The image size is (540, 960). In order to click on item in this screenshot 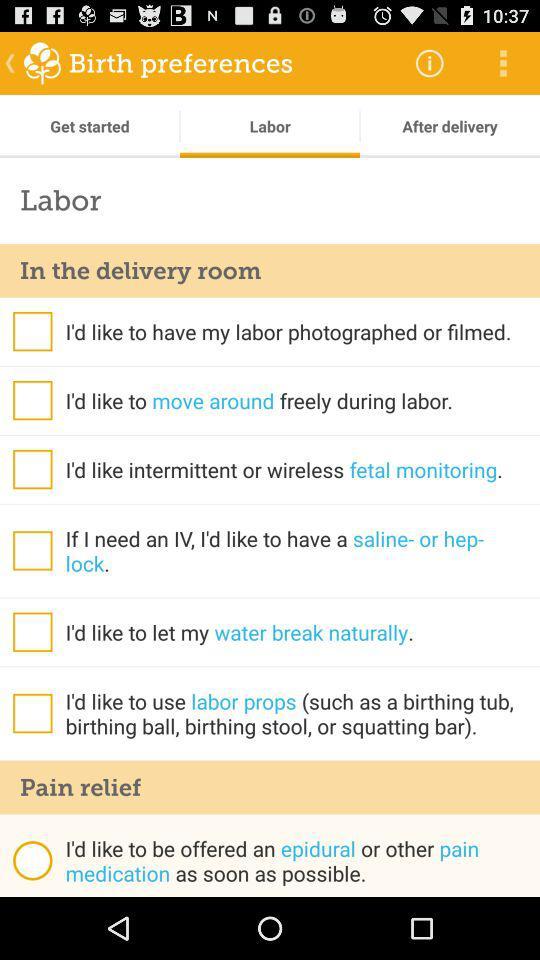, I will do `click(31, 631)`.